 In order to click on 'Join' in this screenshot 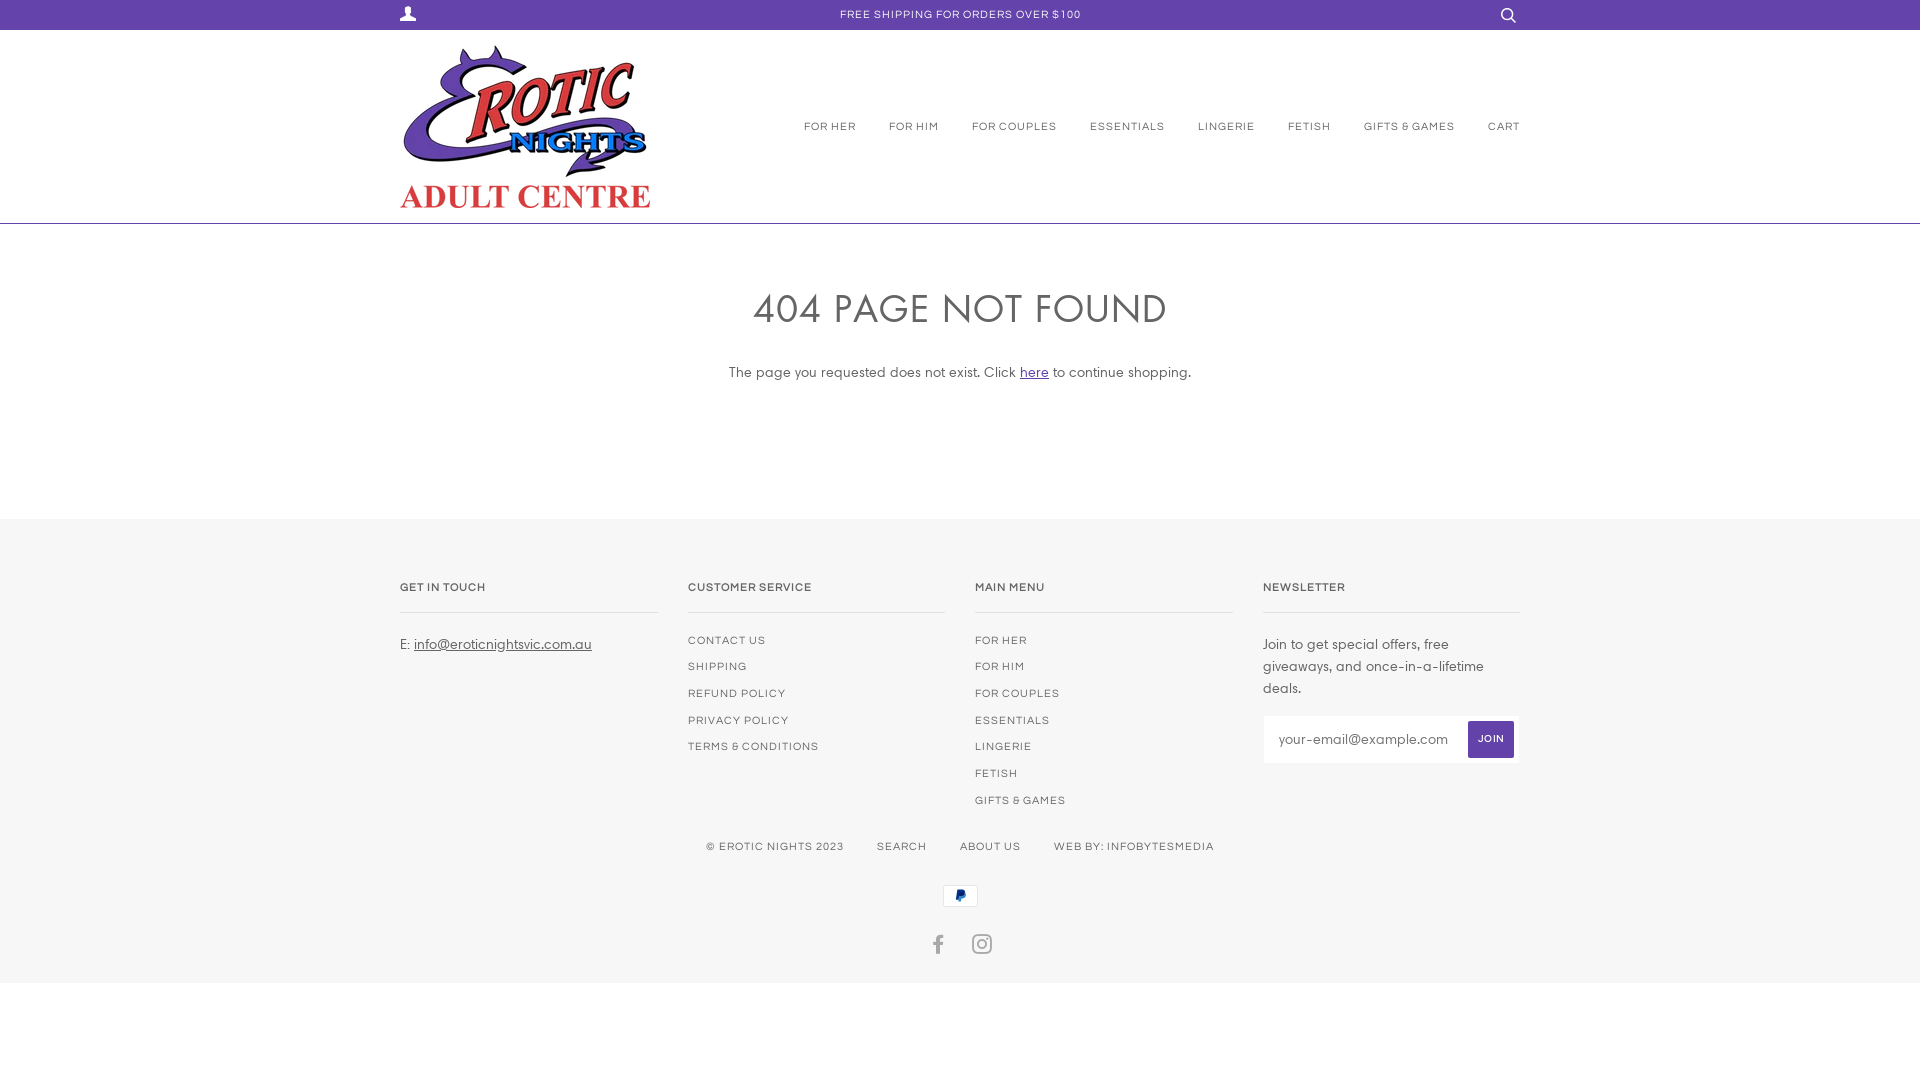, I will do `click(1491, 739)`.